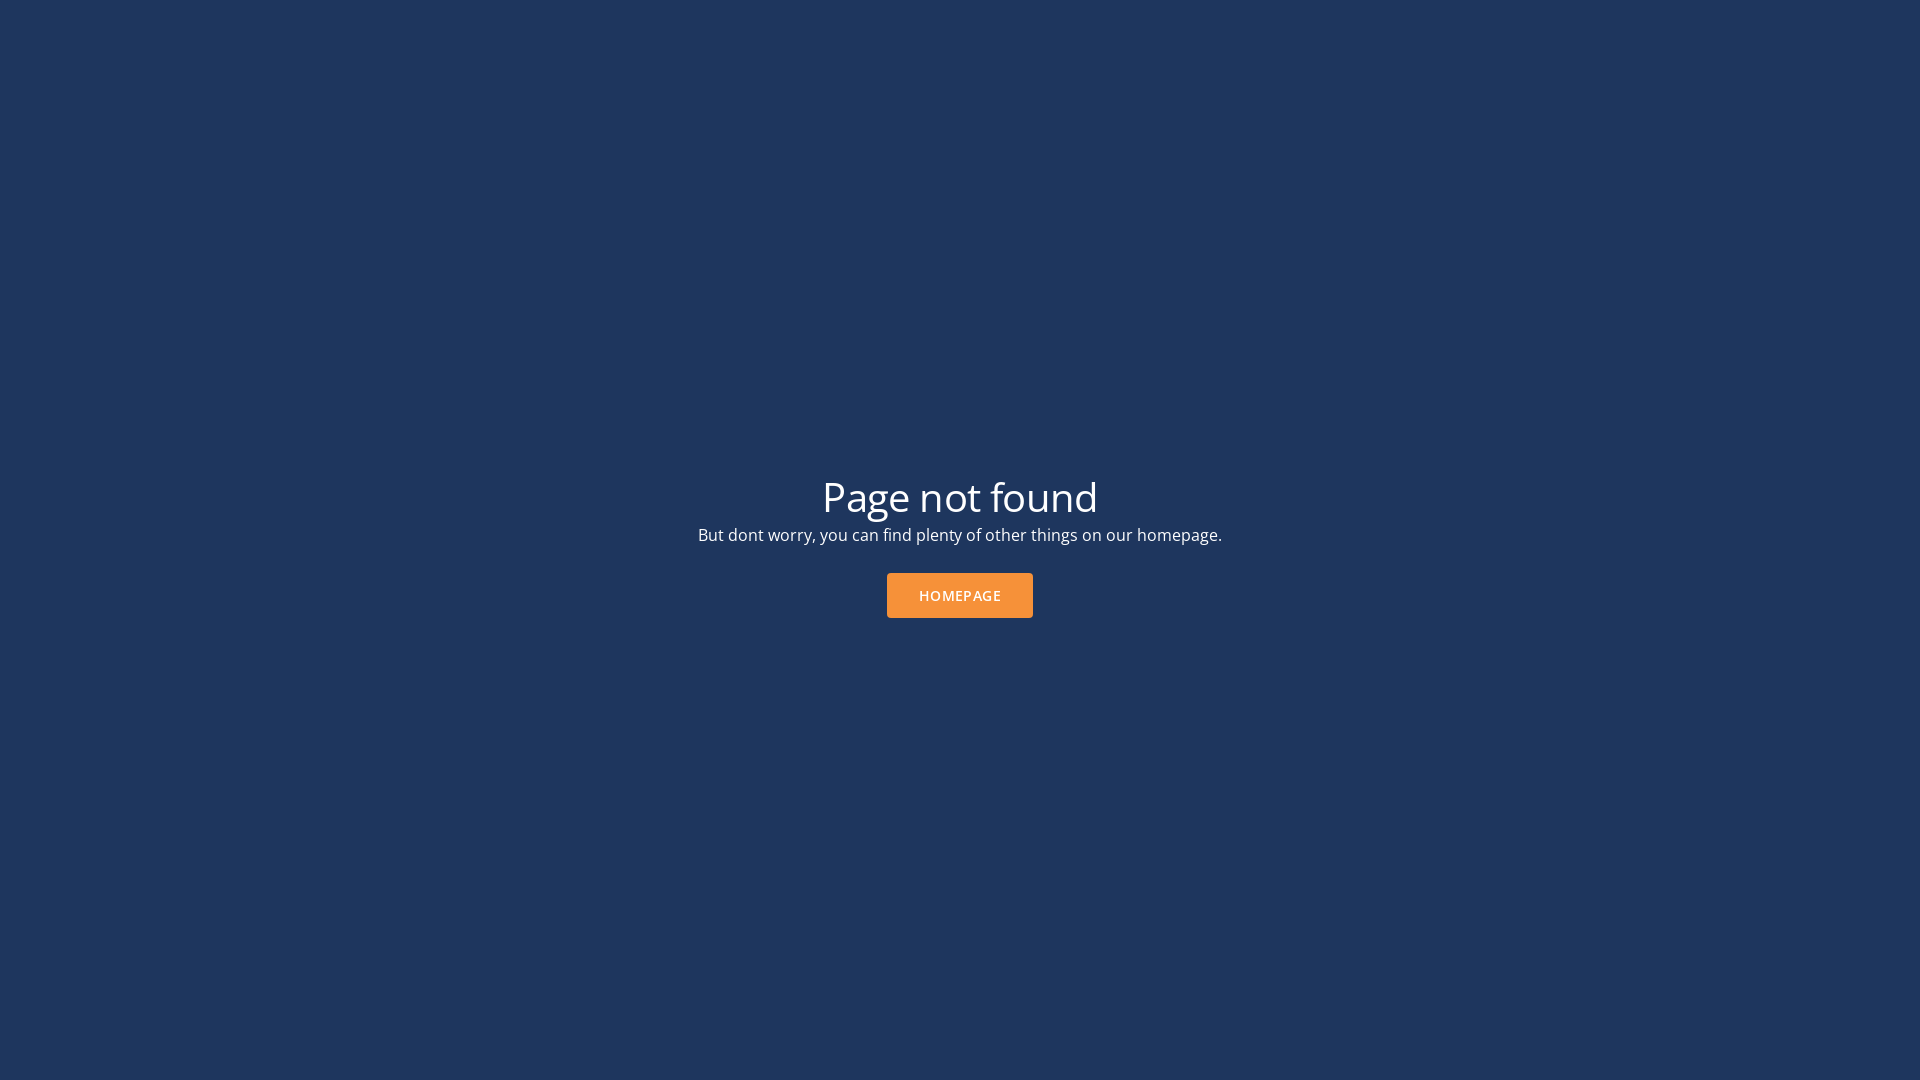 The height and width of the screenshot is (1080, 1920). Describe the element at coordinates (960, 594) in the screenshot. I see `'HOMEPAGE'` at that location.